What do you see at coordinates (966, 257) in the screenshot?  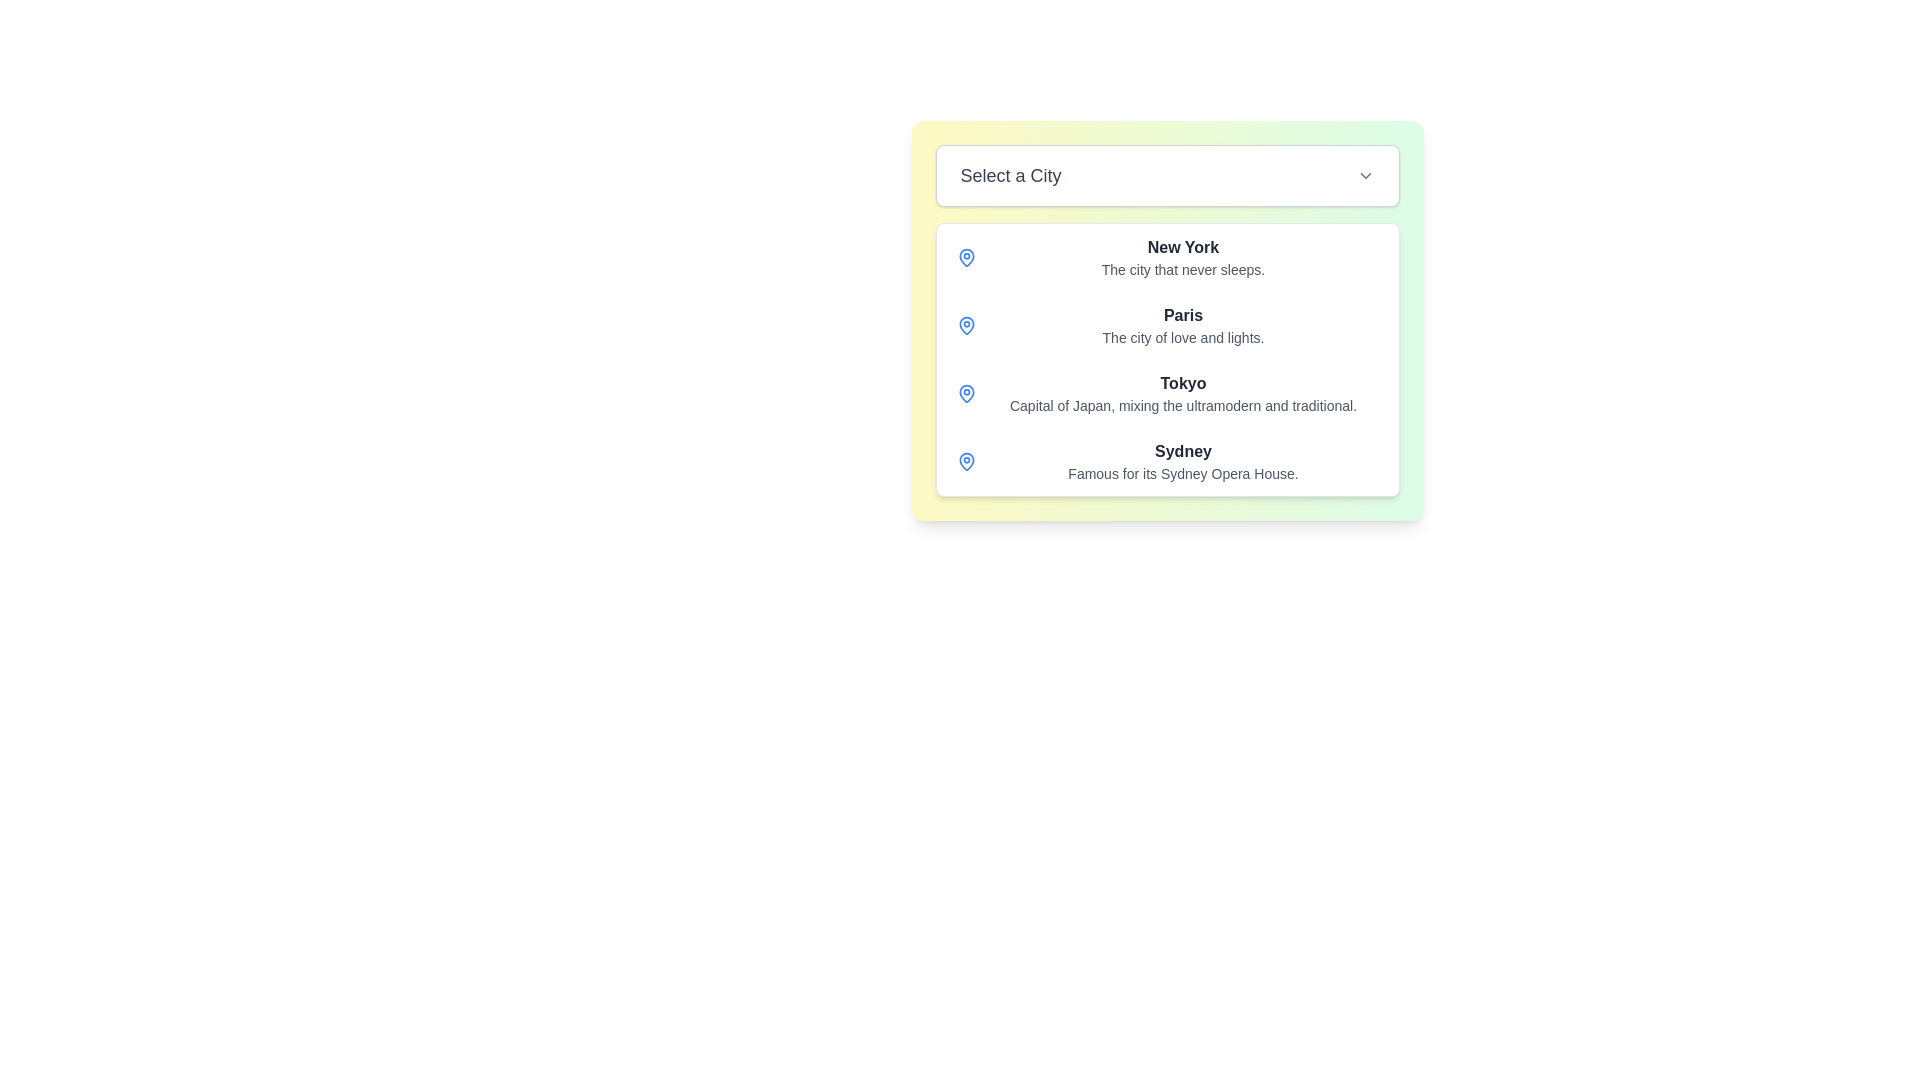 I see `the map pin icon with a blue stroke located next to the text 'New York' in the dropdown menu` at bounding box center [966, 257].